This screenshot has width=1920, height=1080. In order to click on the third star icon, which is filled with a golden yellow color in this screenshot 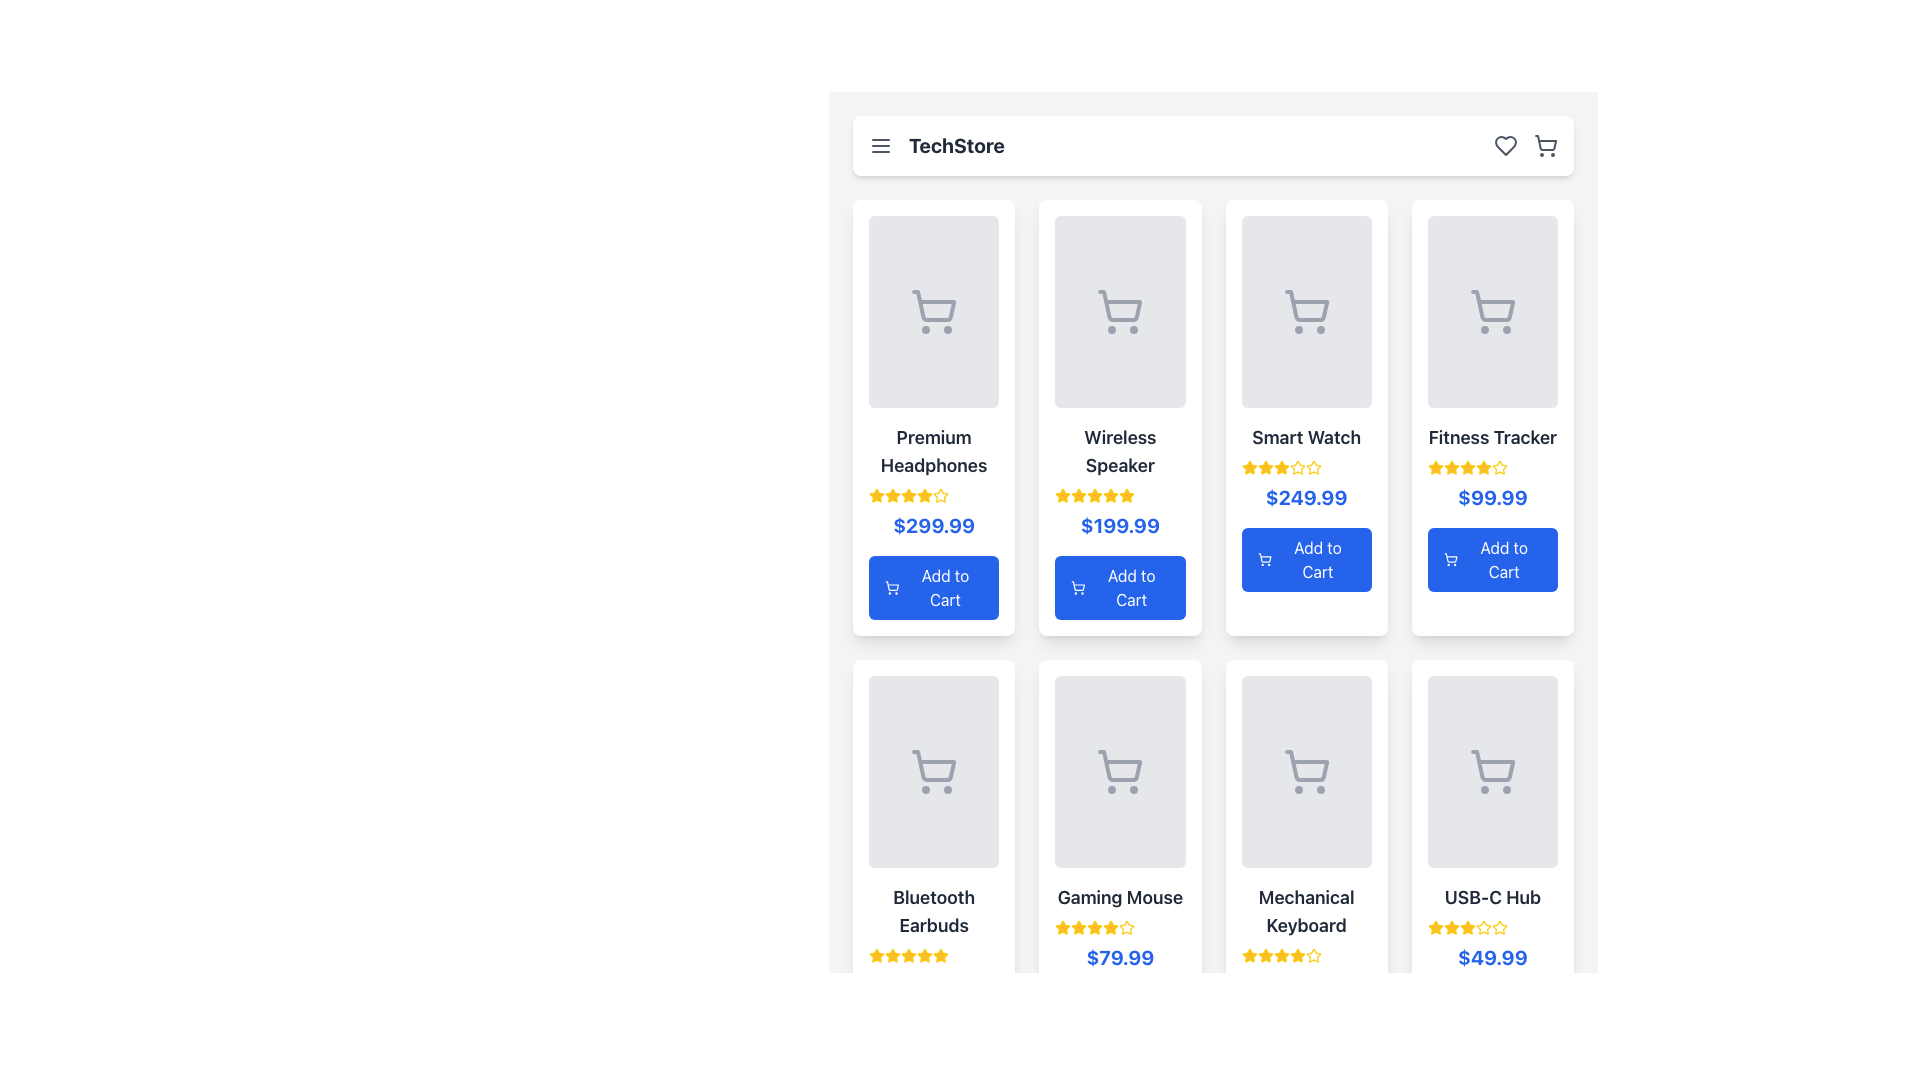, I will do `click(1451, 928)`.